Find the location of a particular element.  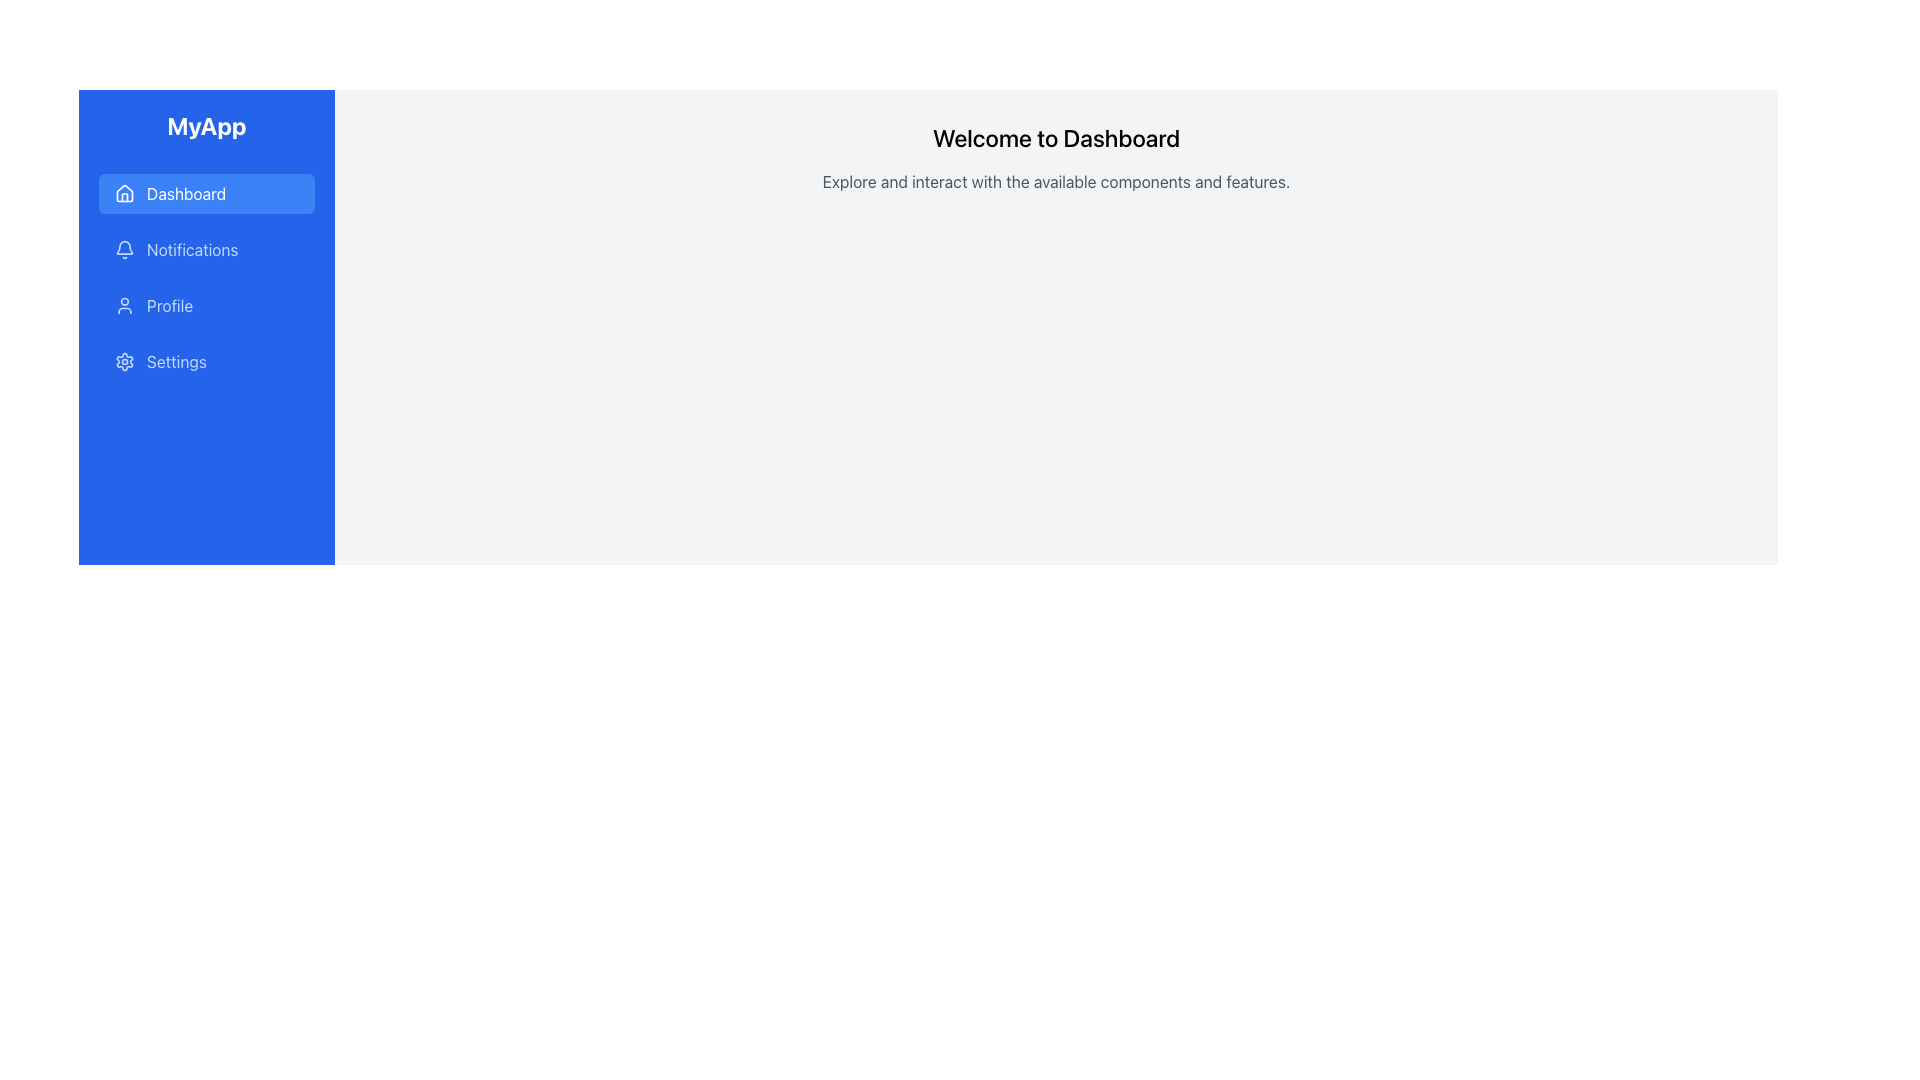

the Text Label that serves as a header for the dashboard page, providing a welcoming message to users is located at coordinates (1055, 137).